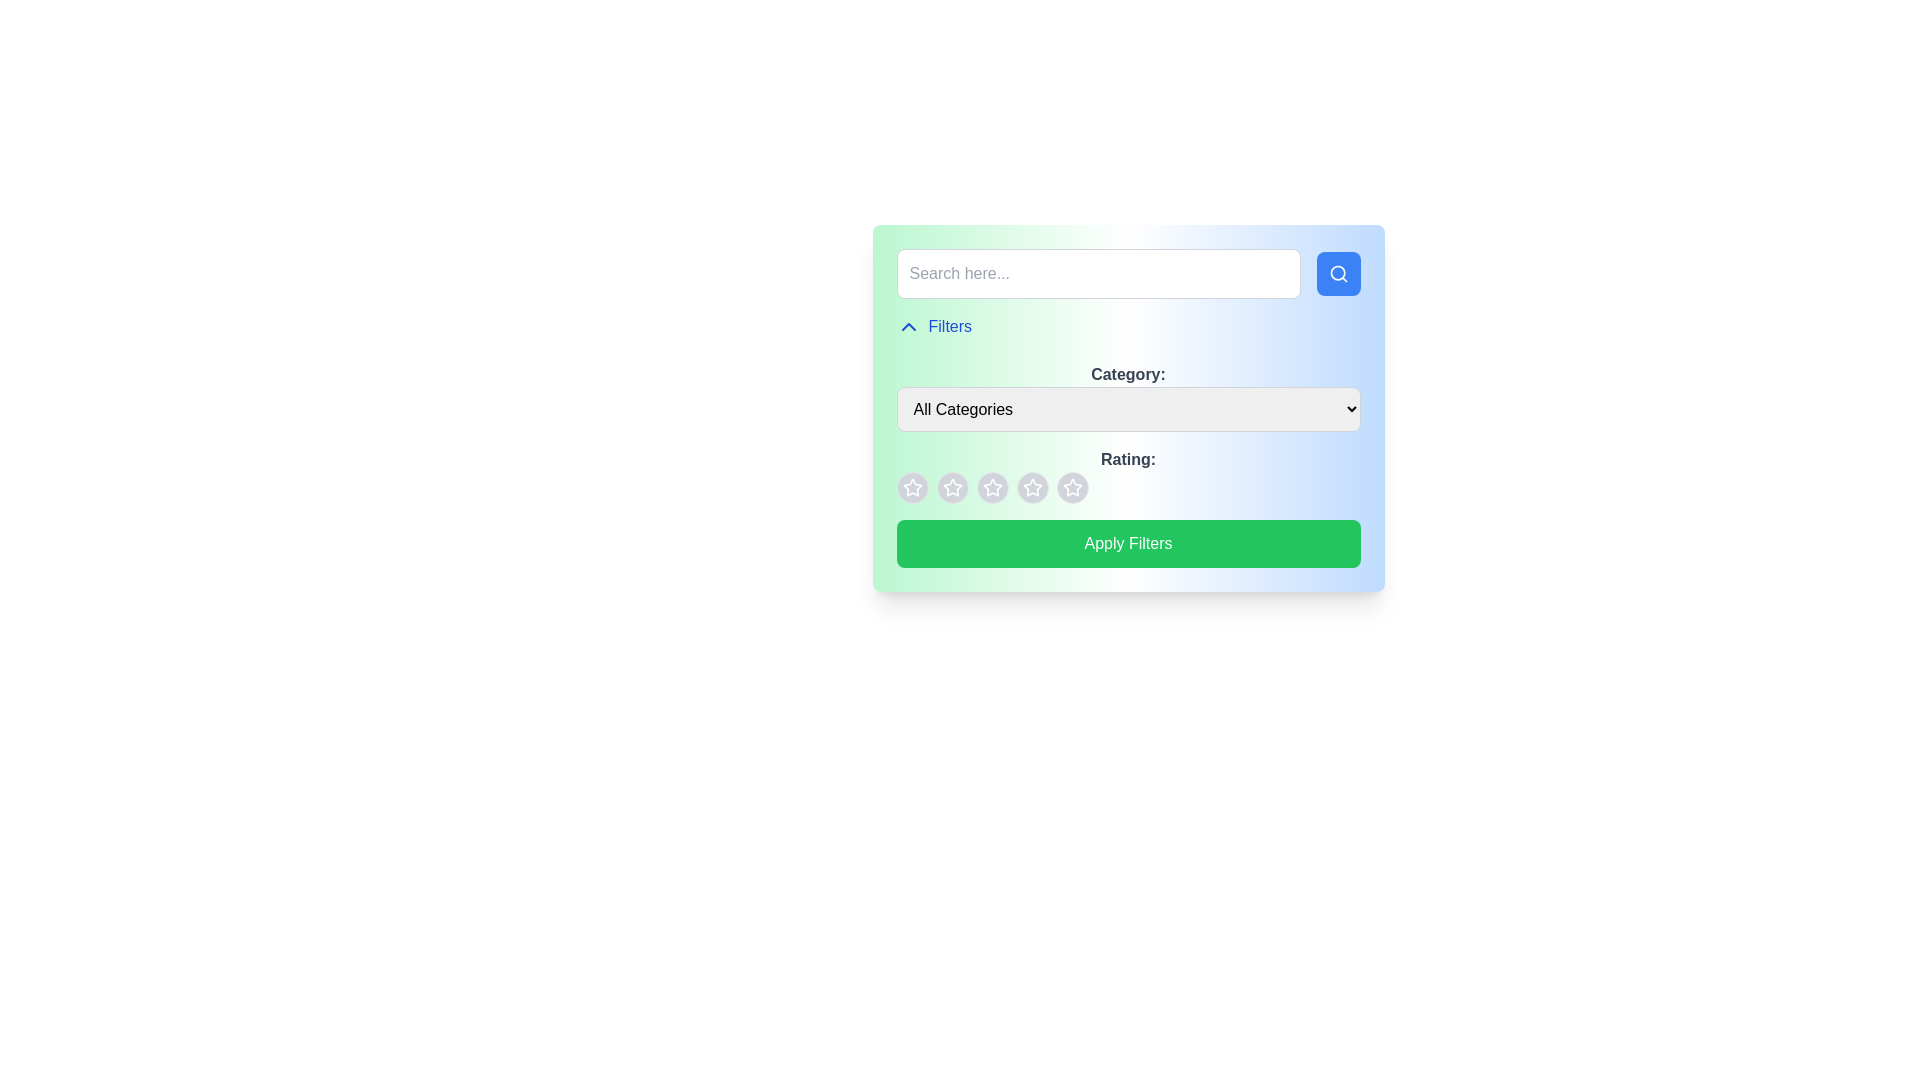 Image resolution: width=1920 pixels, height=1080 pixels. Describe the element at coordinates (911, 487) in the screenshot. I see `the star icon representing the first level of a rating system` at that location.